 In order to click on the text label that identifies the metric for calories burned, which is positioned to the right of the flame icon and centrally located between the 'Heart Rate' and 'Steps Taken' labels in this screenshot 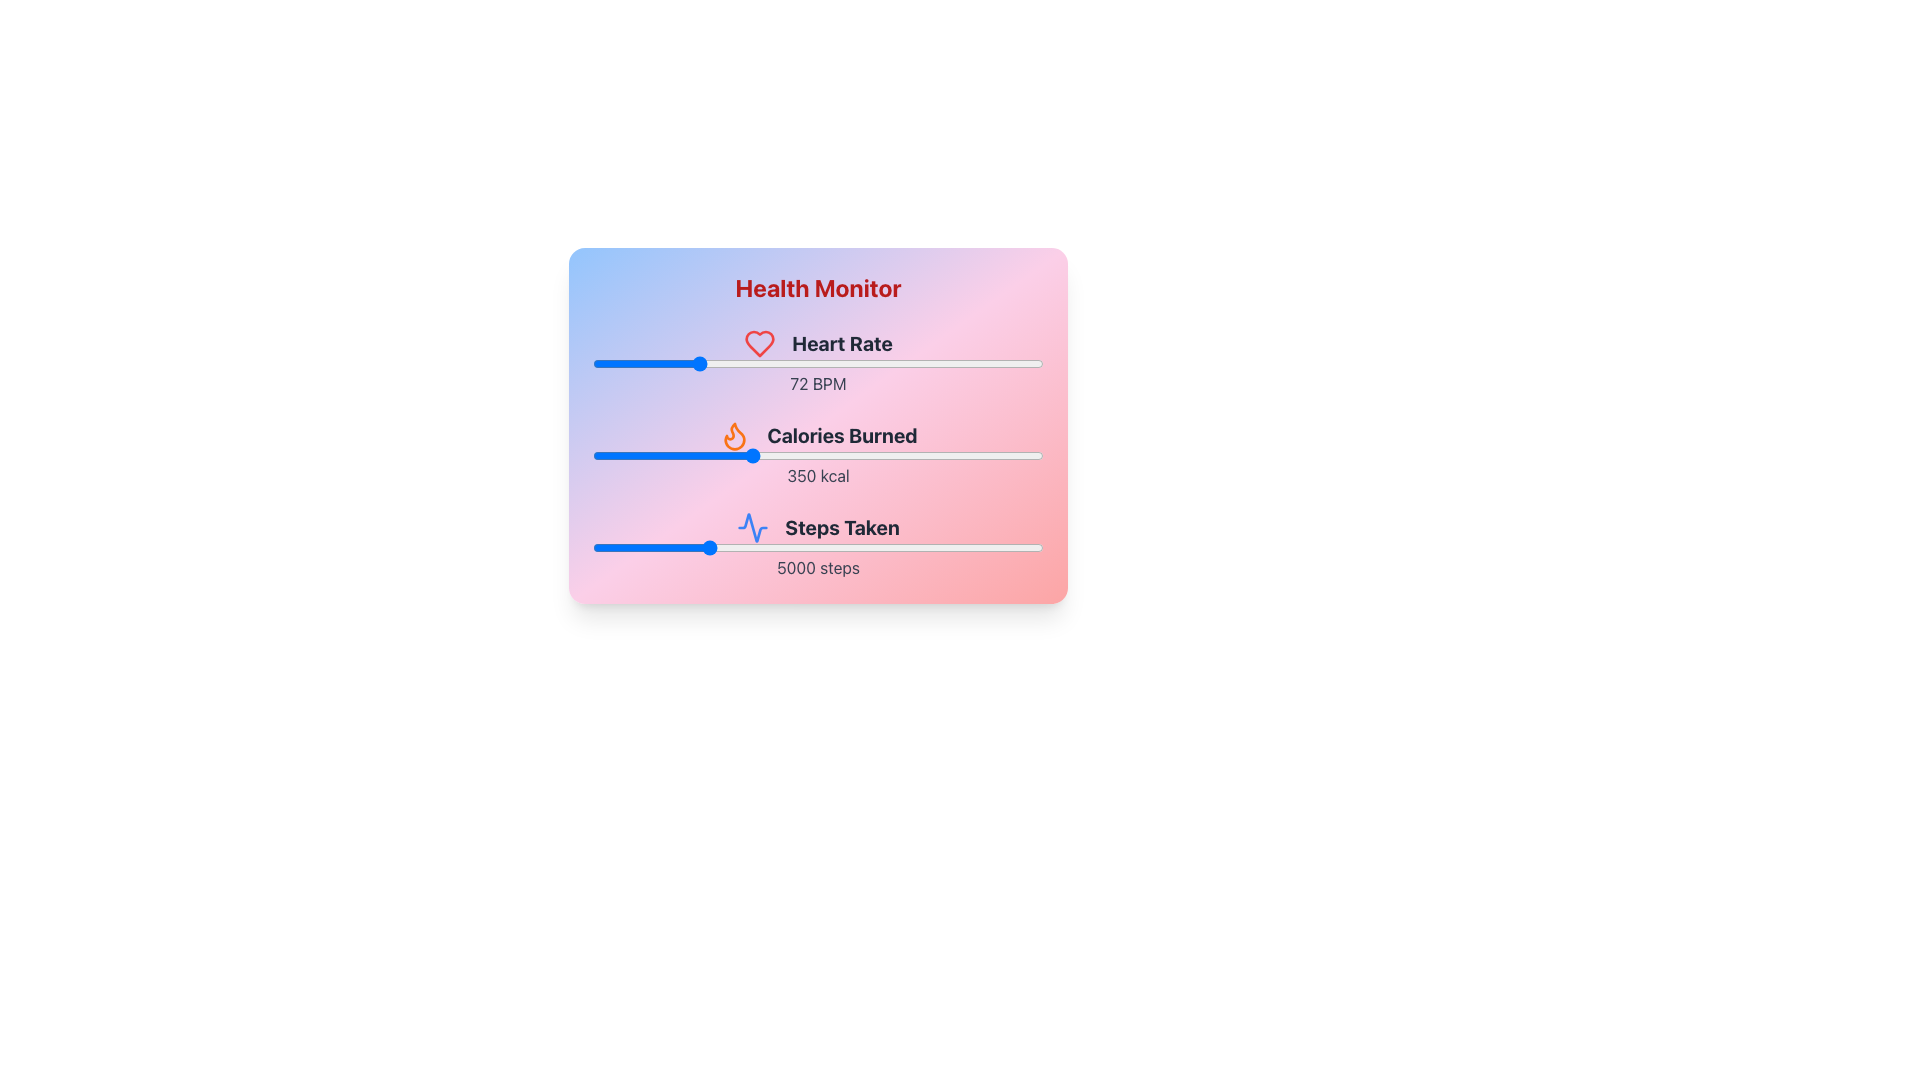, I will do `click(842, 434)`.